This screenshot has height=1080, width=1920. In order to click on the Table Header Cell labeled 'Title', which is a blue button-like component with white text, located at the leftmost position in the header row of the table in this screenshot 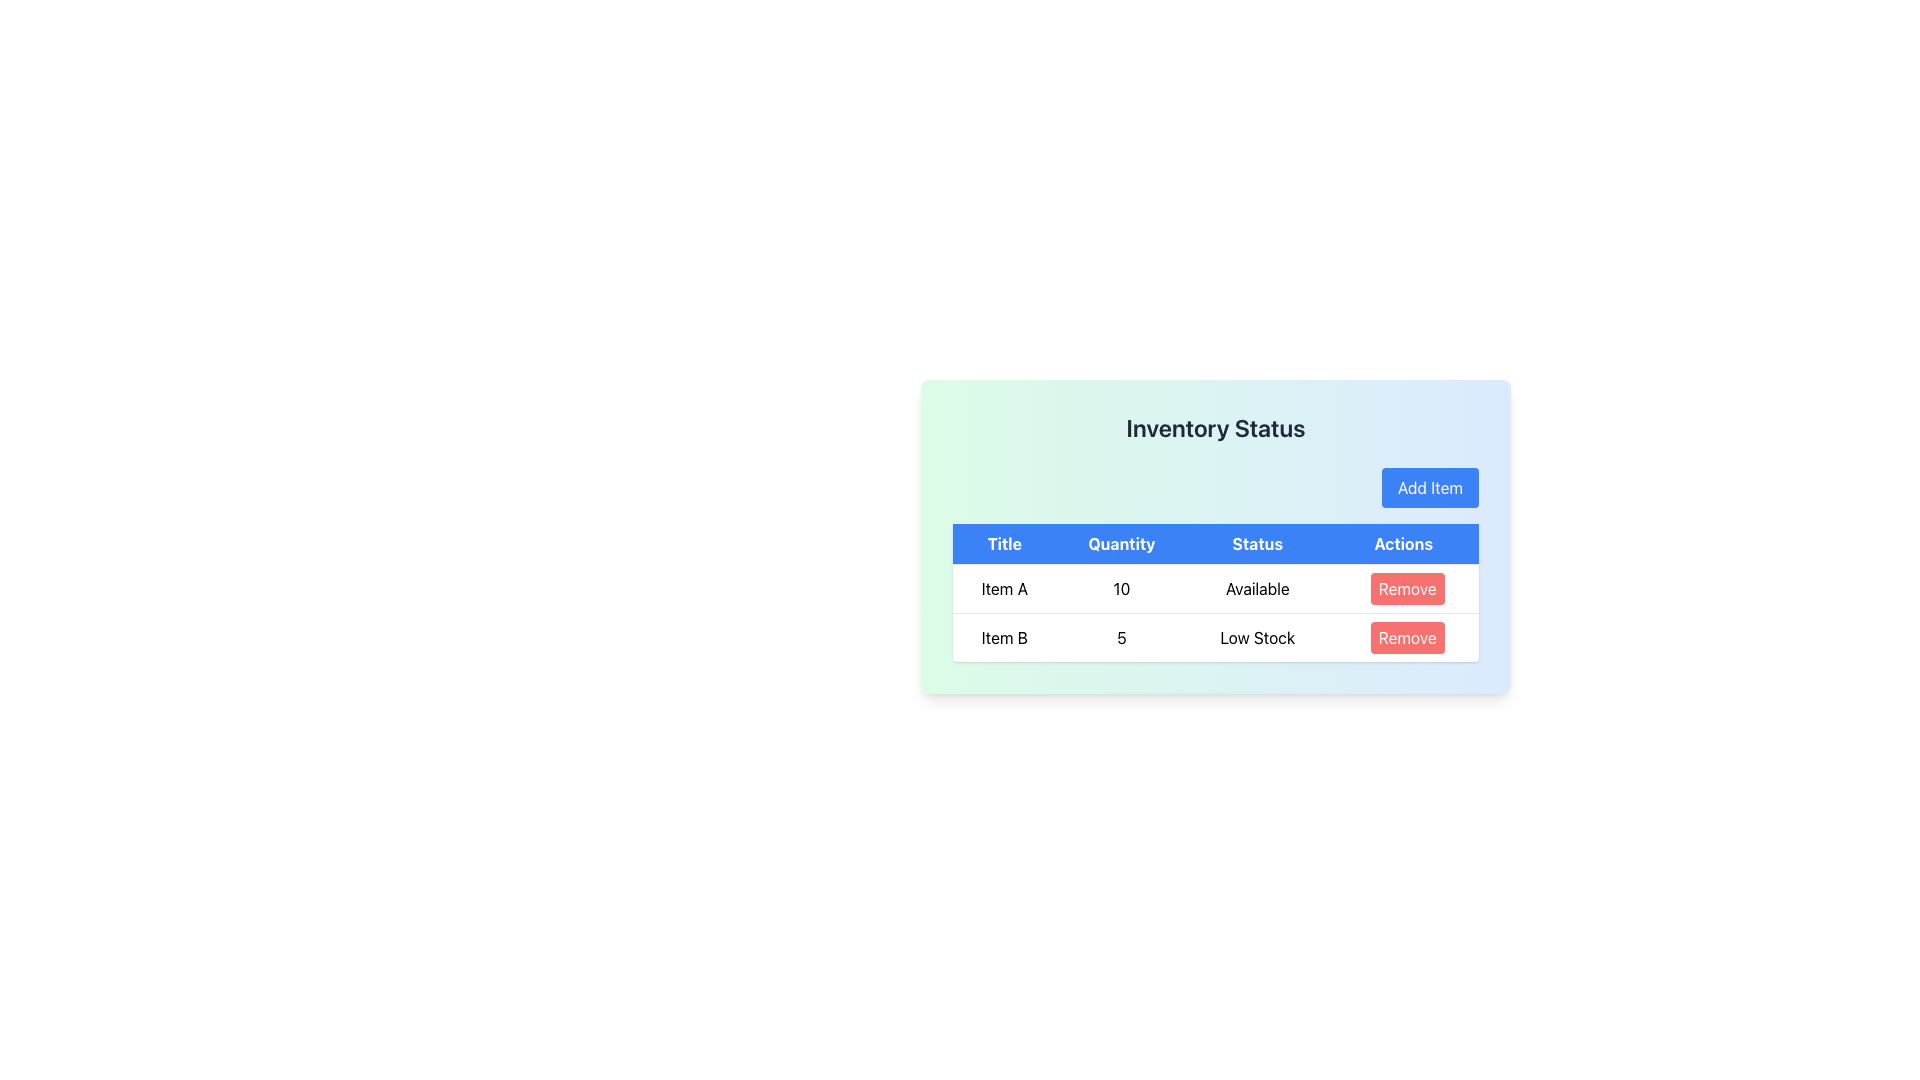, I will do `click(1004, 544)`.